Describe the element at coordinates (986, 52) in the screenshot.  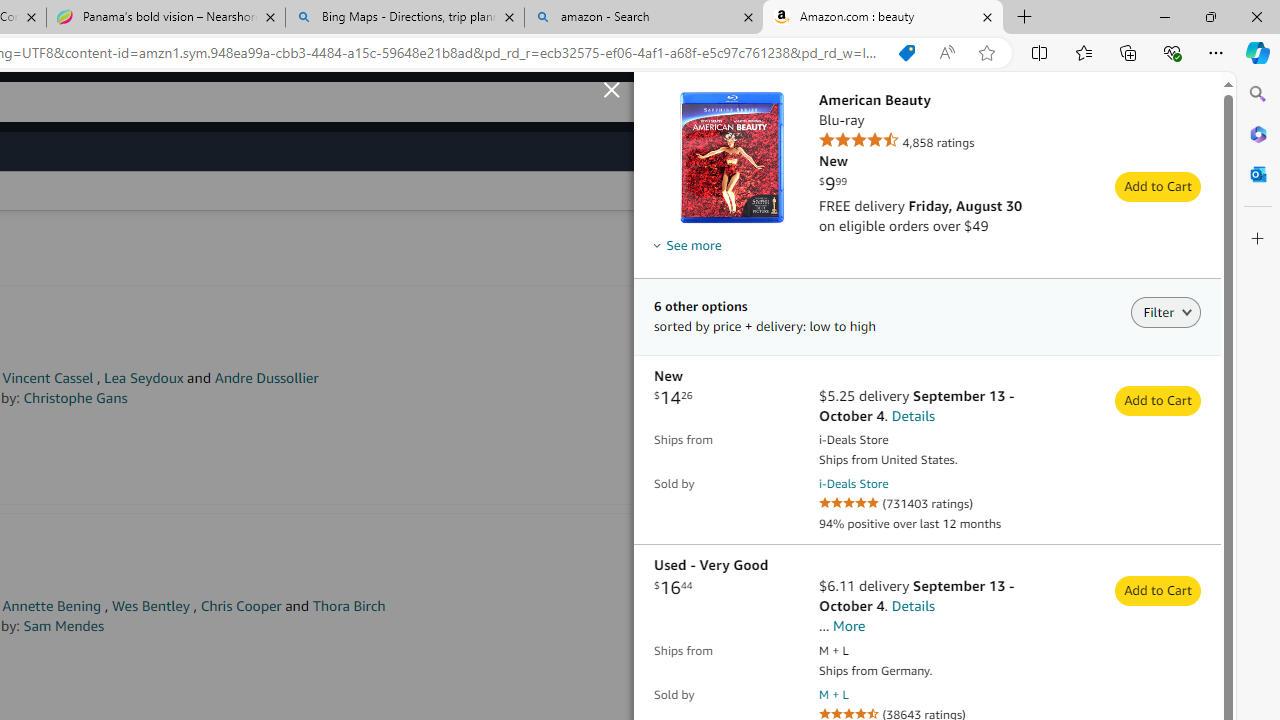
I see `'Add this page to favorites (Ctrl+D)'` at that location.